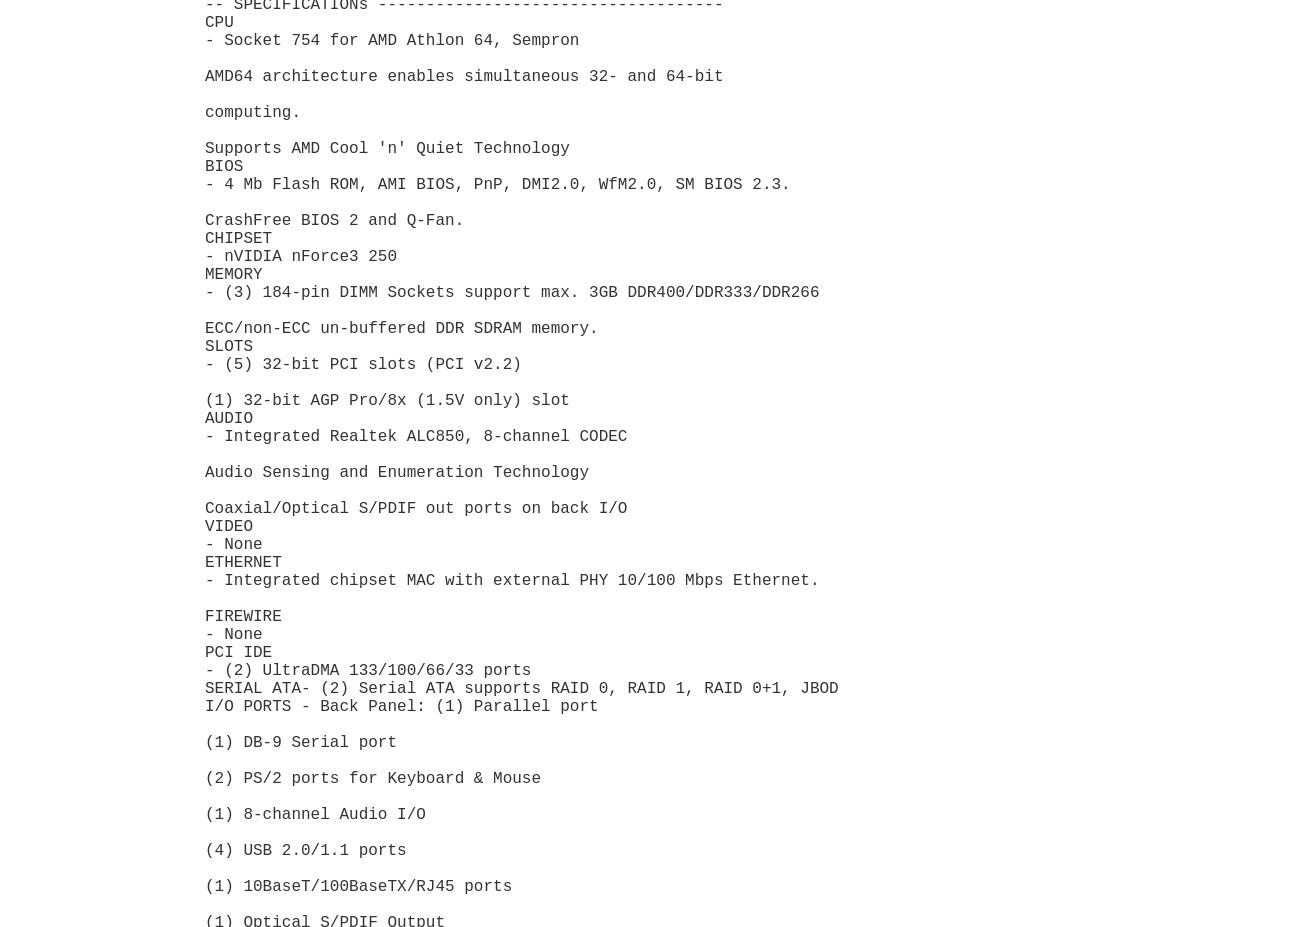 Image resolution: width=1300 pixels, height=927 pixels. What do you see at coordinates (367, 660) in the screenshot?
I see `'PCI IDE
- (2) UltraDMA 133/100/66/33 ports'` at bounding box center [367, 660].